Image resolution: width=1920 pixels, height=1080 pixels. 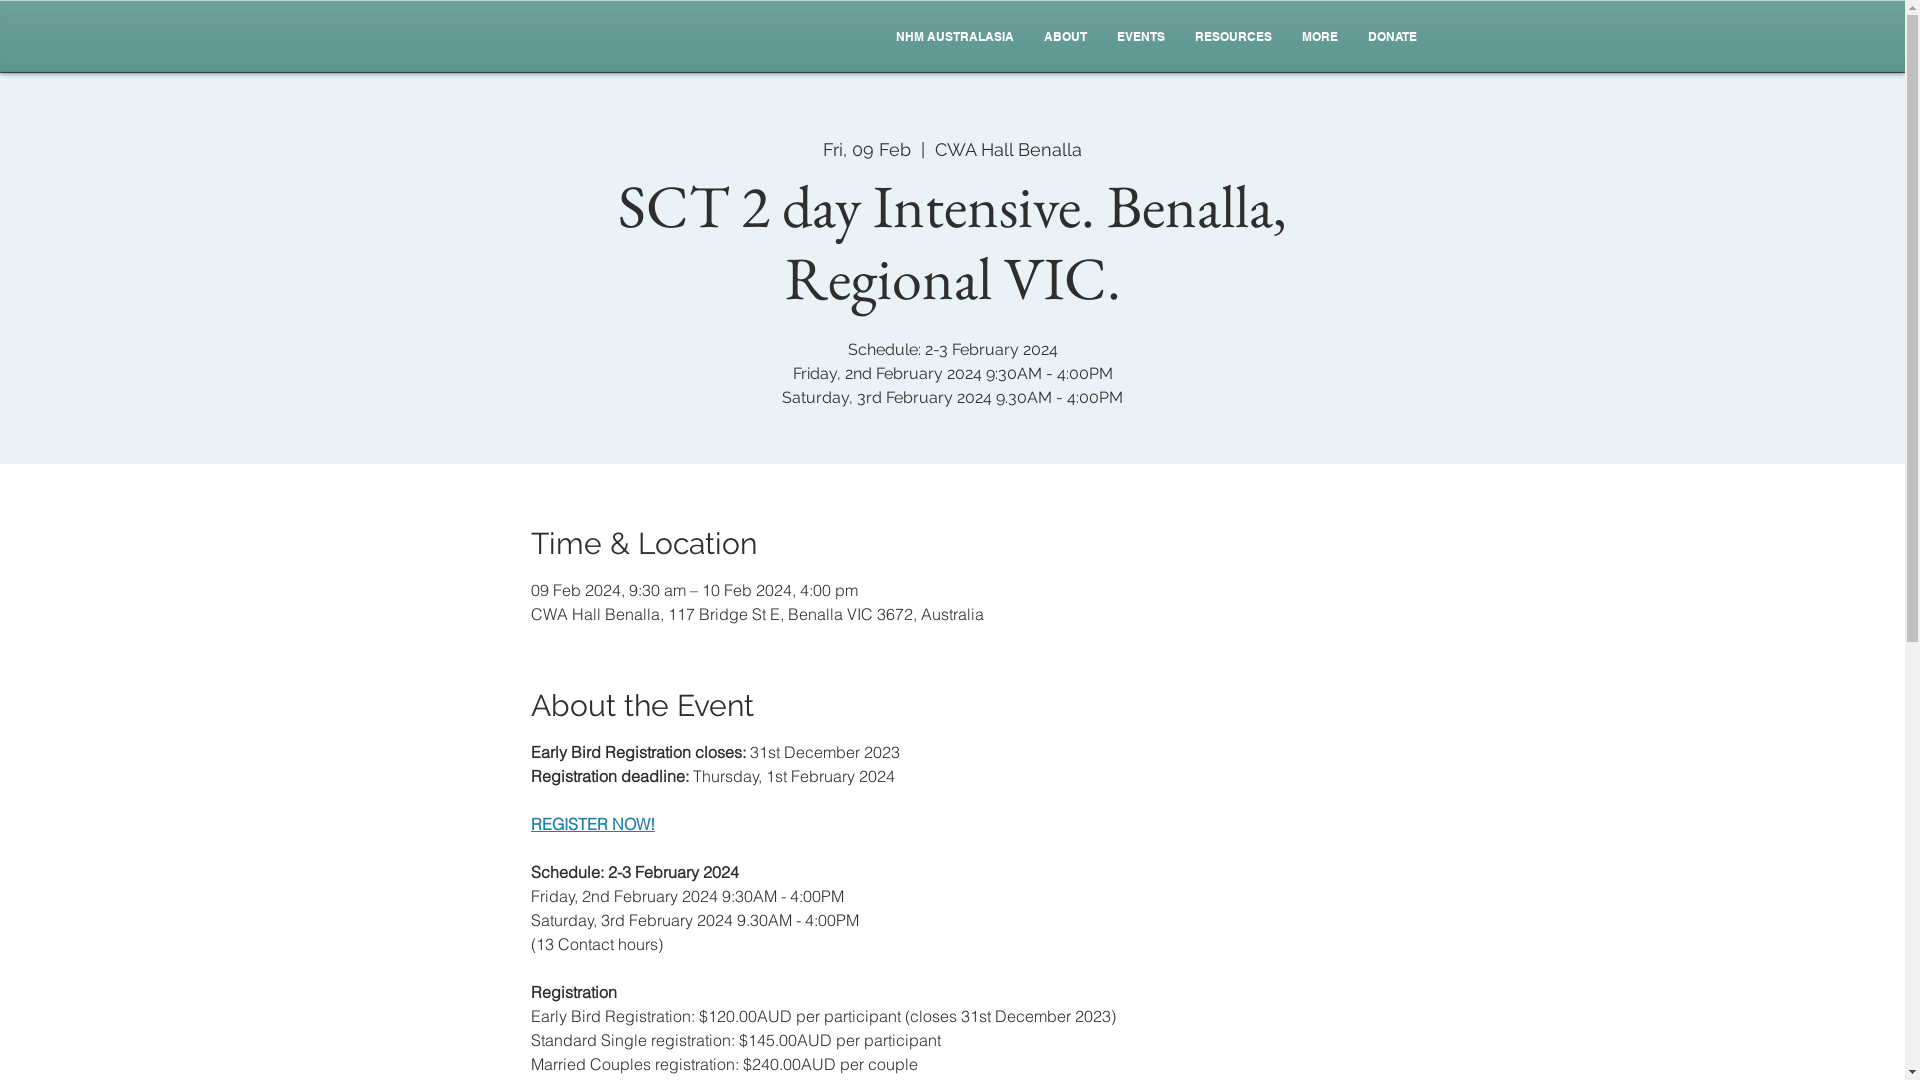 I want to click on 'NHM AUSTRALASIA', so click(x=953, y=37).